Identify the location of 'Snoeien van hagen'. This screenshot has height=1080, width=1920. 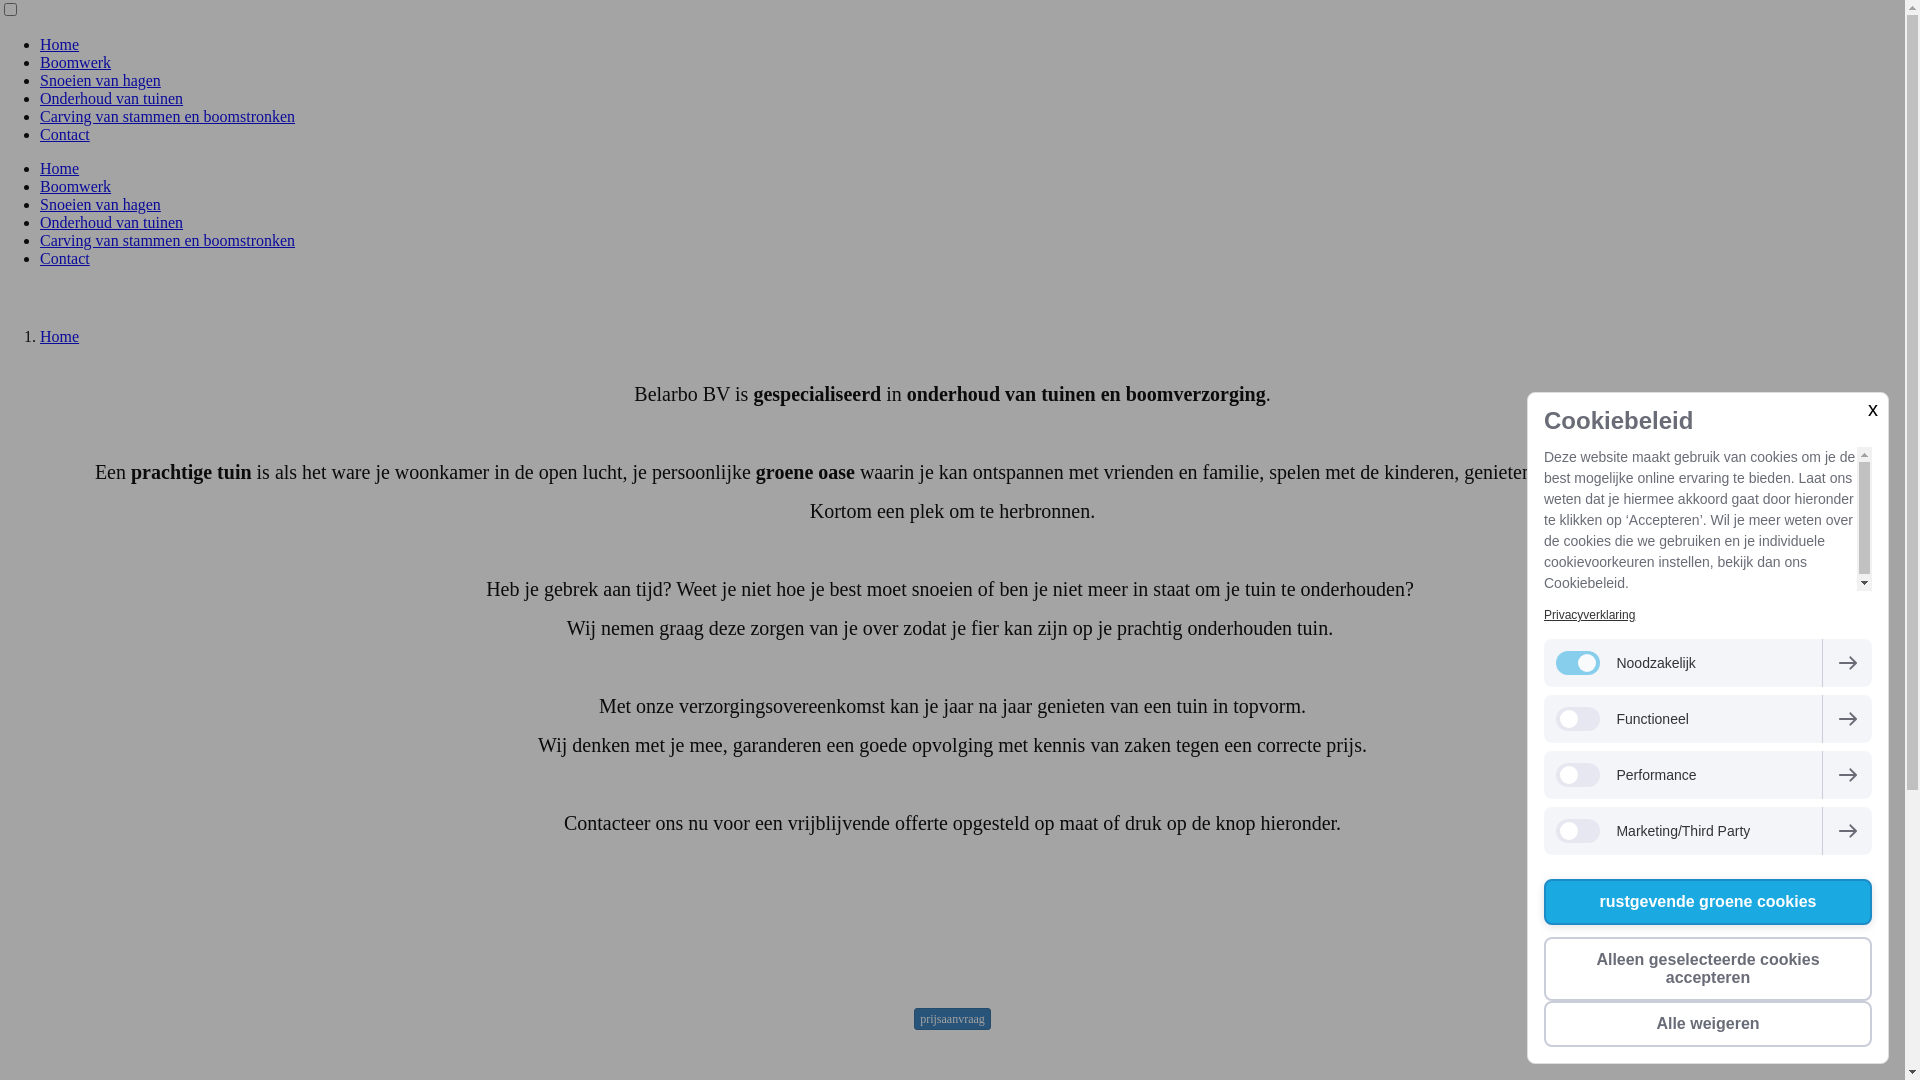
(99, 79).